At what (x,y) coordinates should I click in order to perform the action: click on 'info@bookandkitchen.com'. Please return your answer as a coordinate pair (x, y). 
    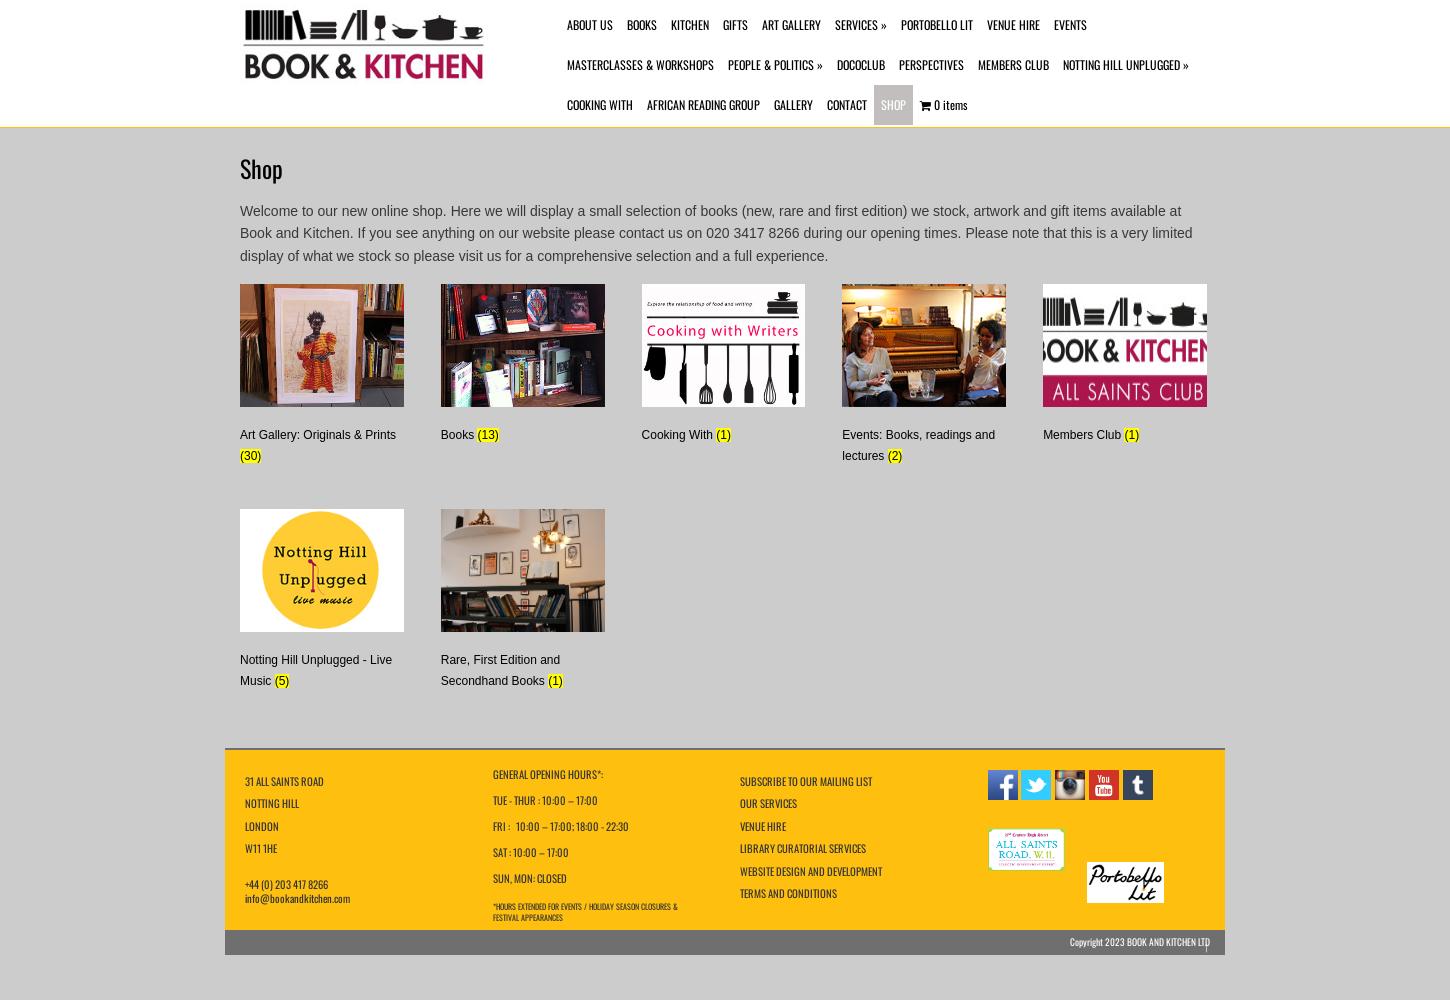
    Looking at the image, I should click on (245, 897).